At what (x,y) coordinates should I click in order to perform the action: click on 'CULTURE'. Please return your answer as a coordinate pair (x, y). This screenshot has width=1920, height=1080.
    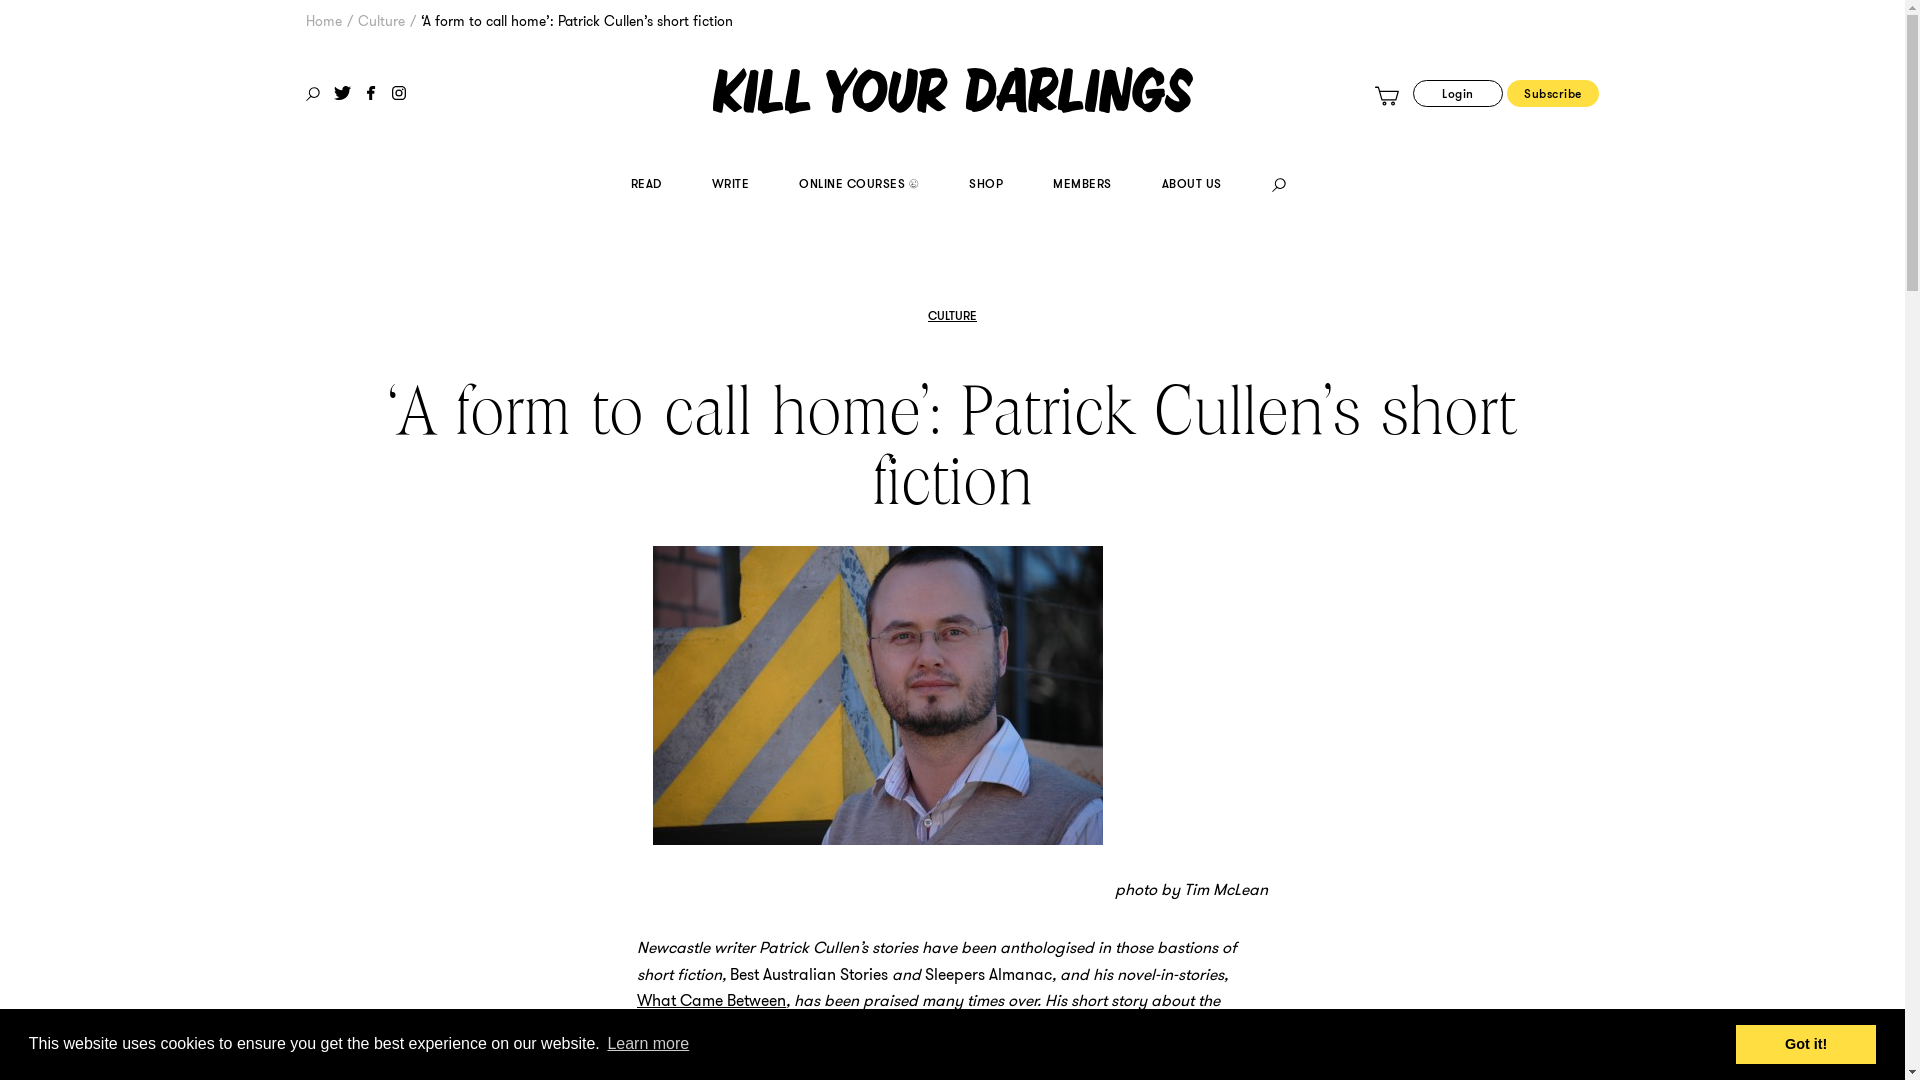
    Looking at the image, I should click on (951, 315).